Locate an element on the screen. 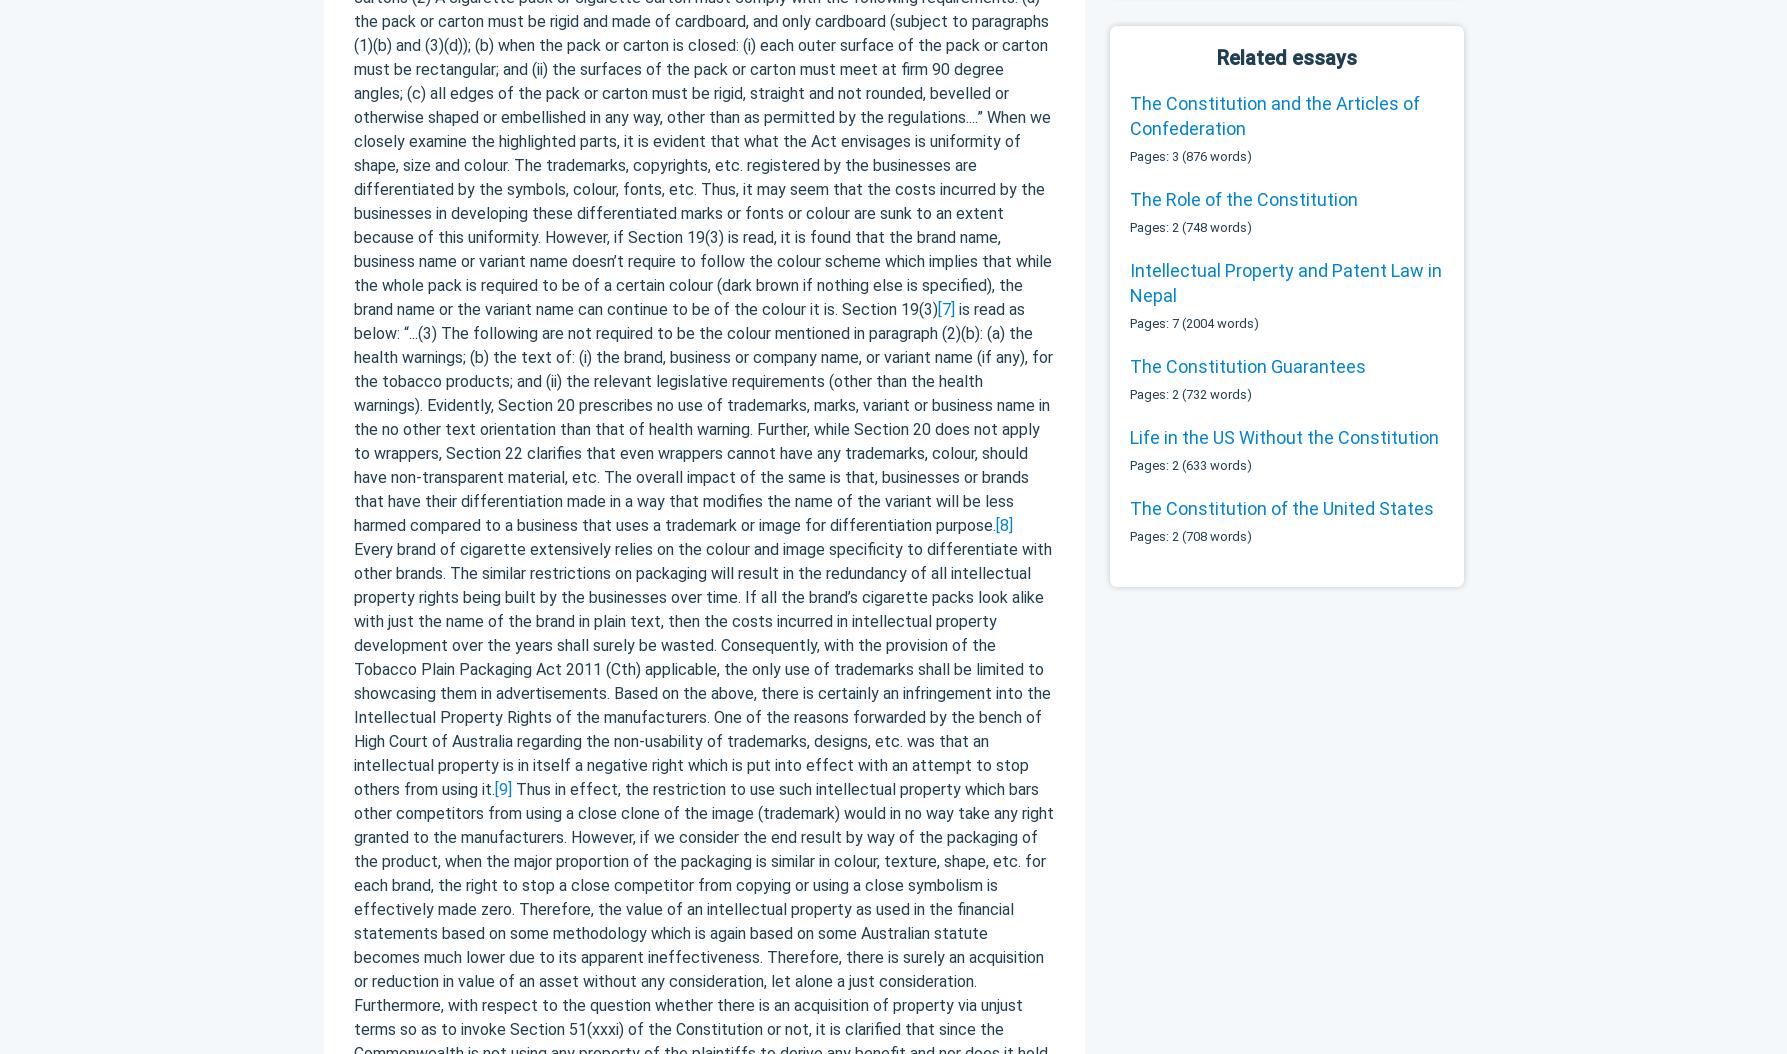  'Intellectual Property and Patent Law in Nepal' is located at coordinates (1284, 281).